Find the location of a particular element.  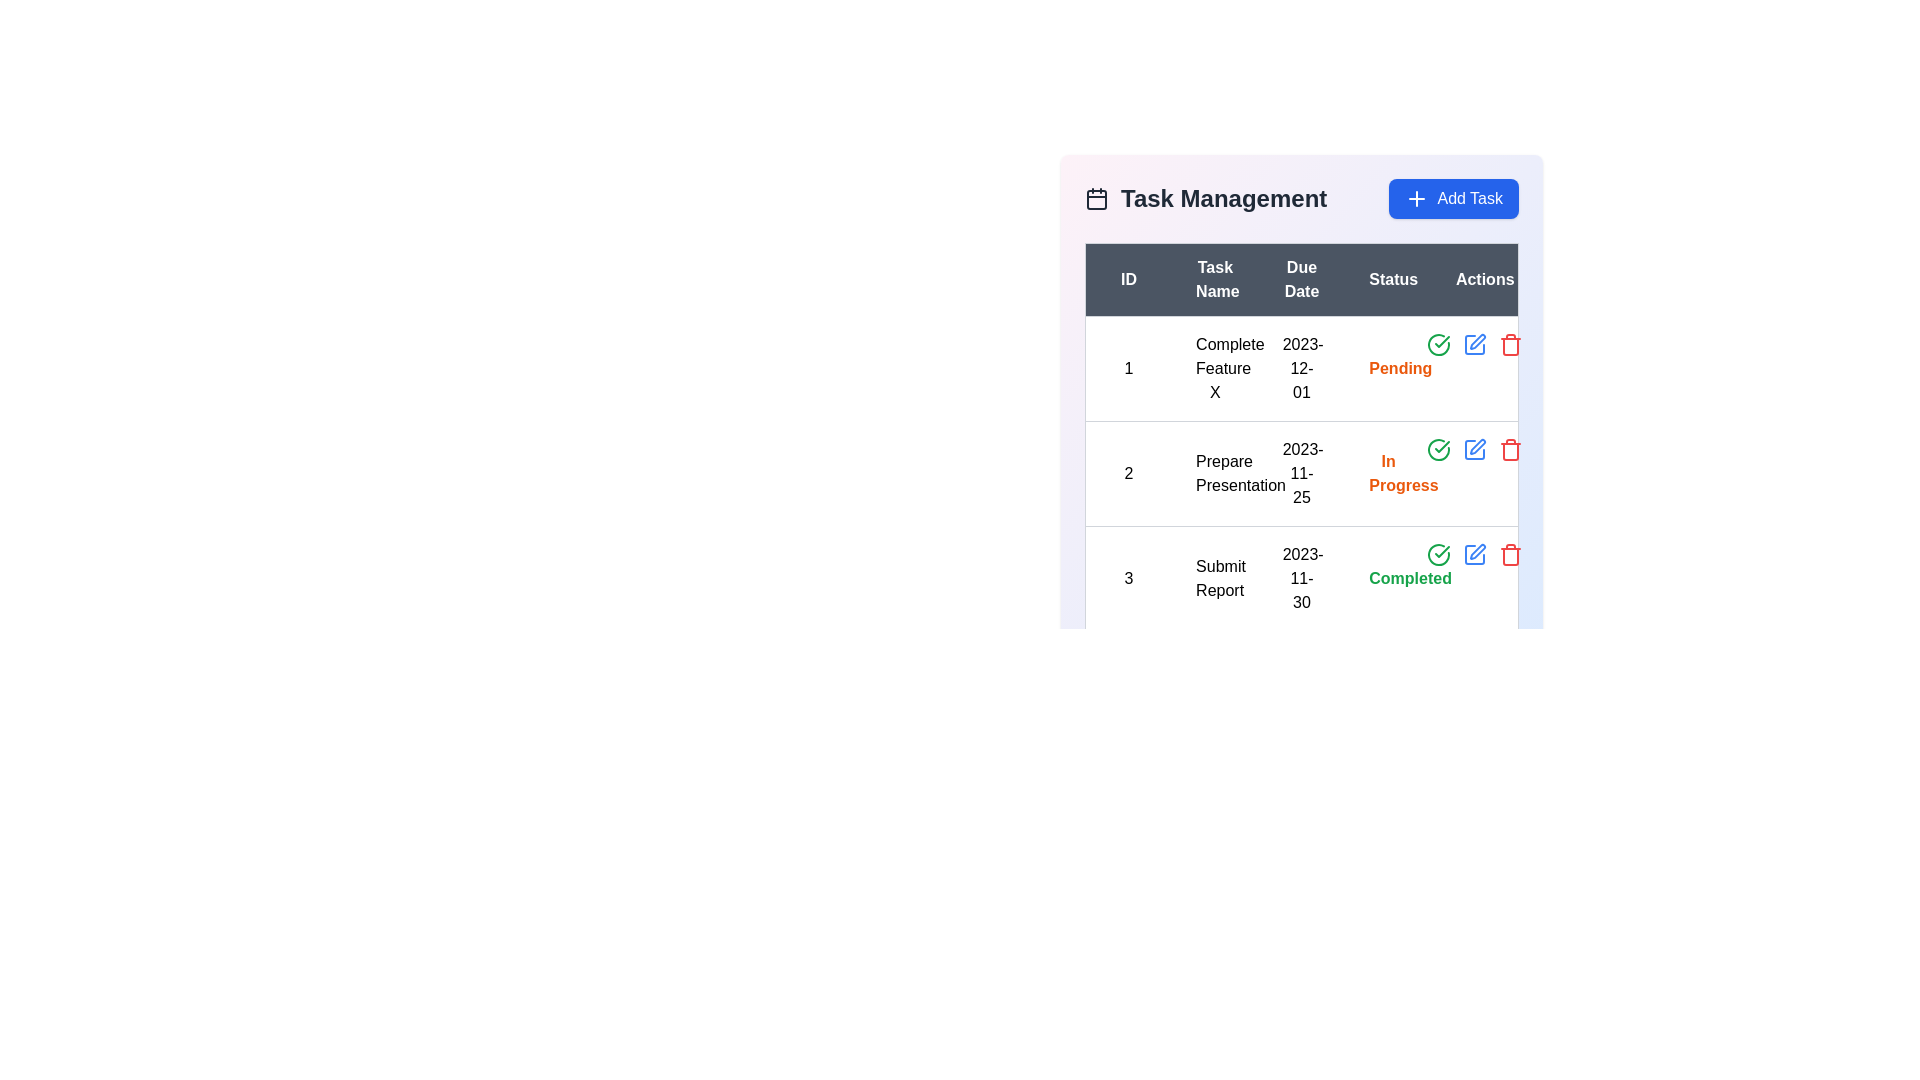

the text label displaying 'Complete Feature X' in the task management table, located under the 'Task Name' header is located at coordinates (1214, 369).